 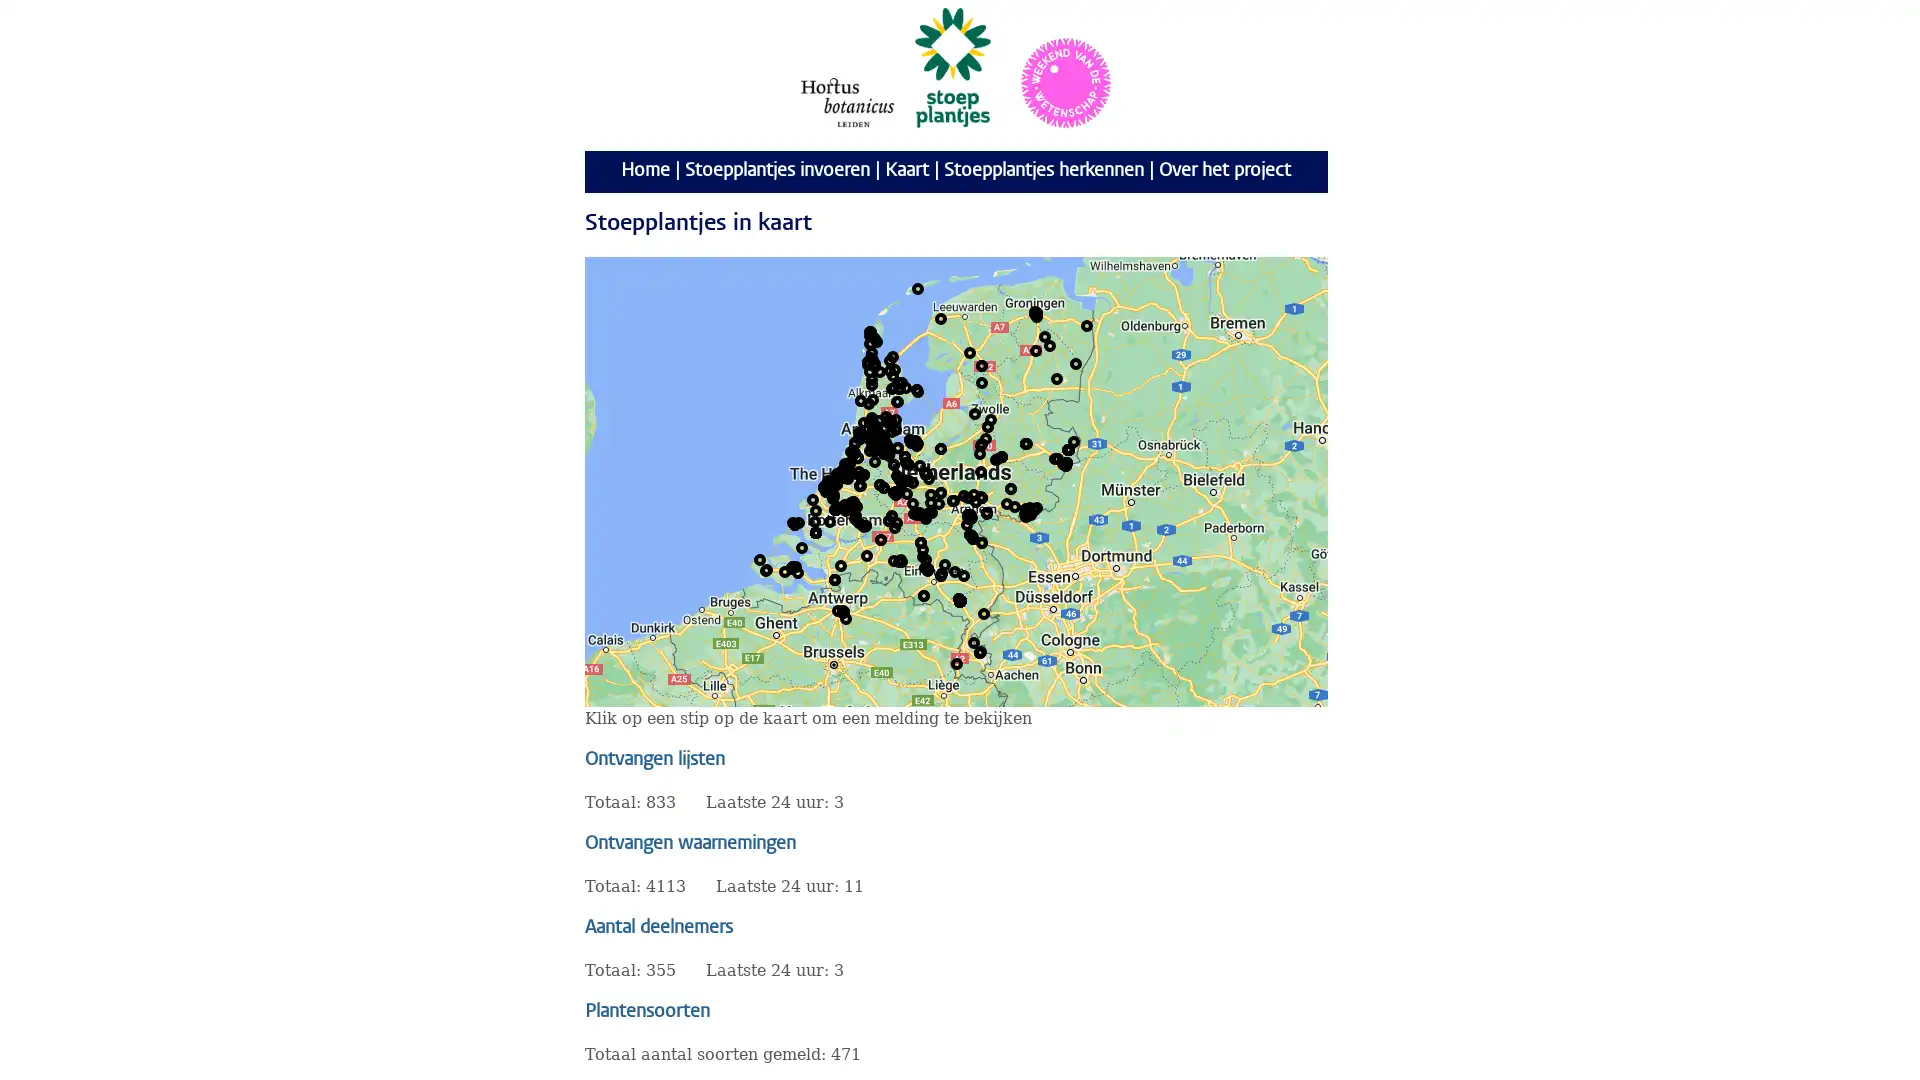 What do you see at coordinates (882, 439) in the screenshot?
I see `Telling van mees op 21 april 2022` at bounding box center [882, 439].